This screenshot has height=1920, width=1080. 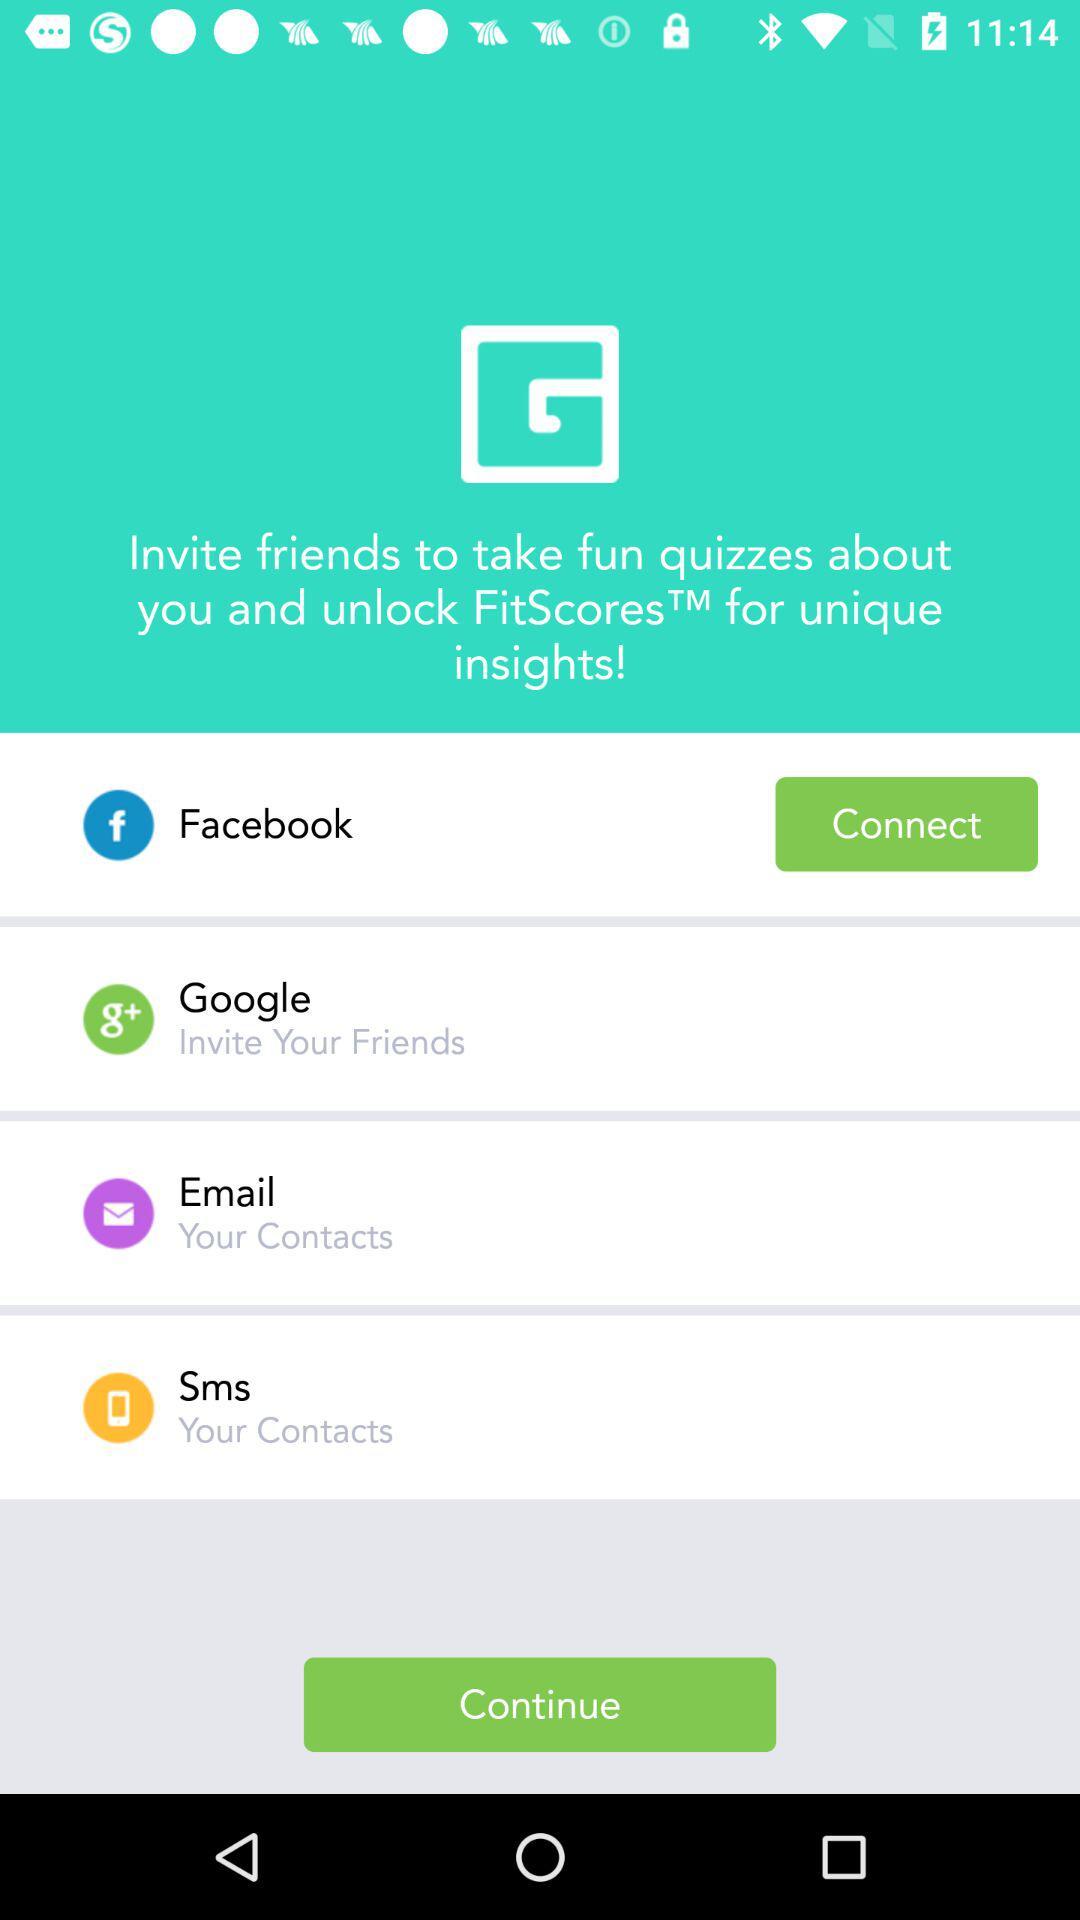 What do you see at coordinates (906, 824) in the screenshot?
I see `the connect item` at bounding box center [906, 824].